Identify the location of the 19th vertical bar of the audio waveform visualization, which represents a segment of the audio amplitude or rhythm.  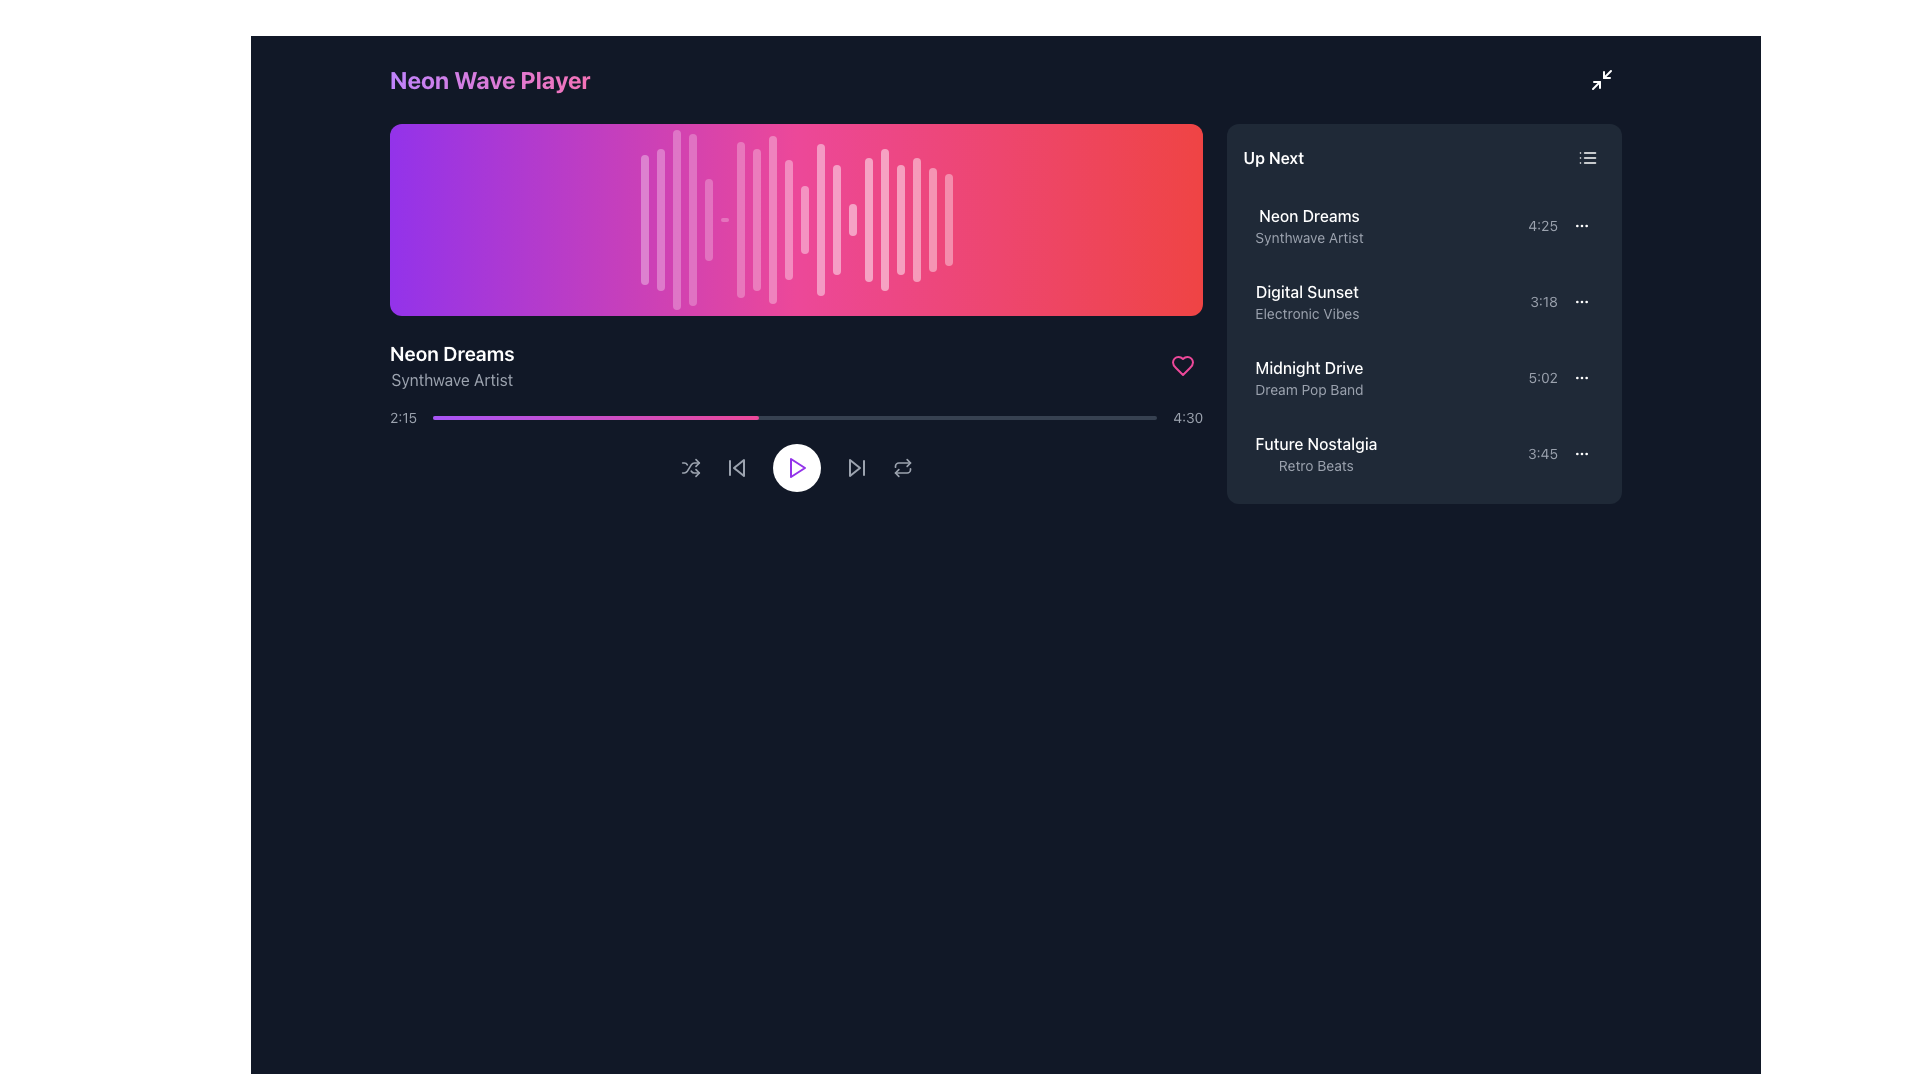
(947, 219).